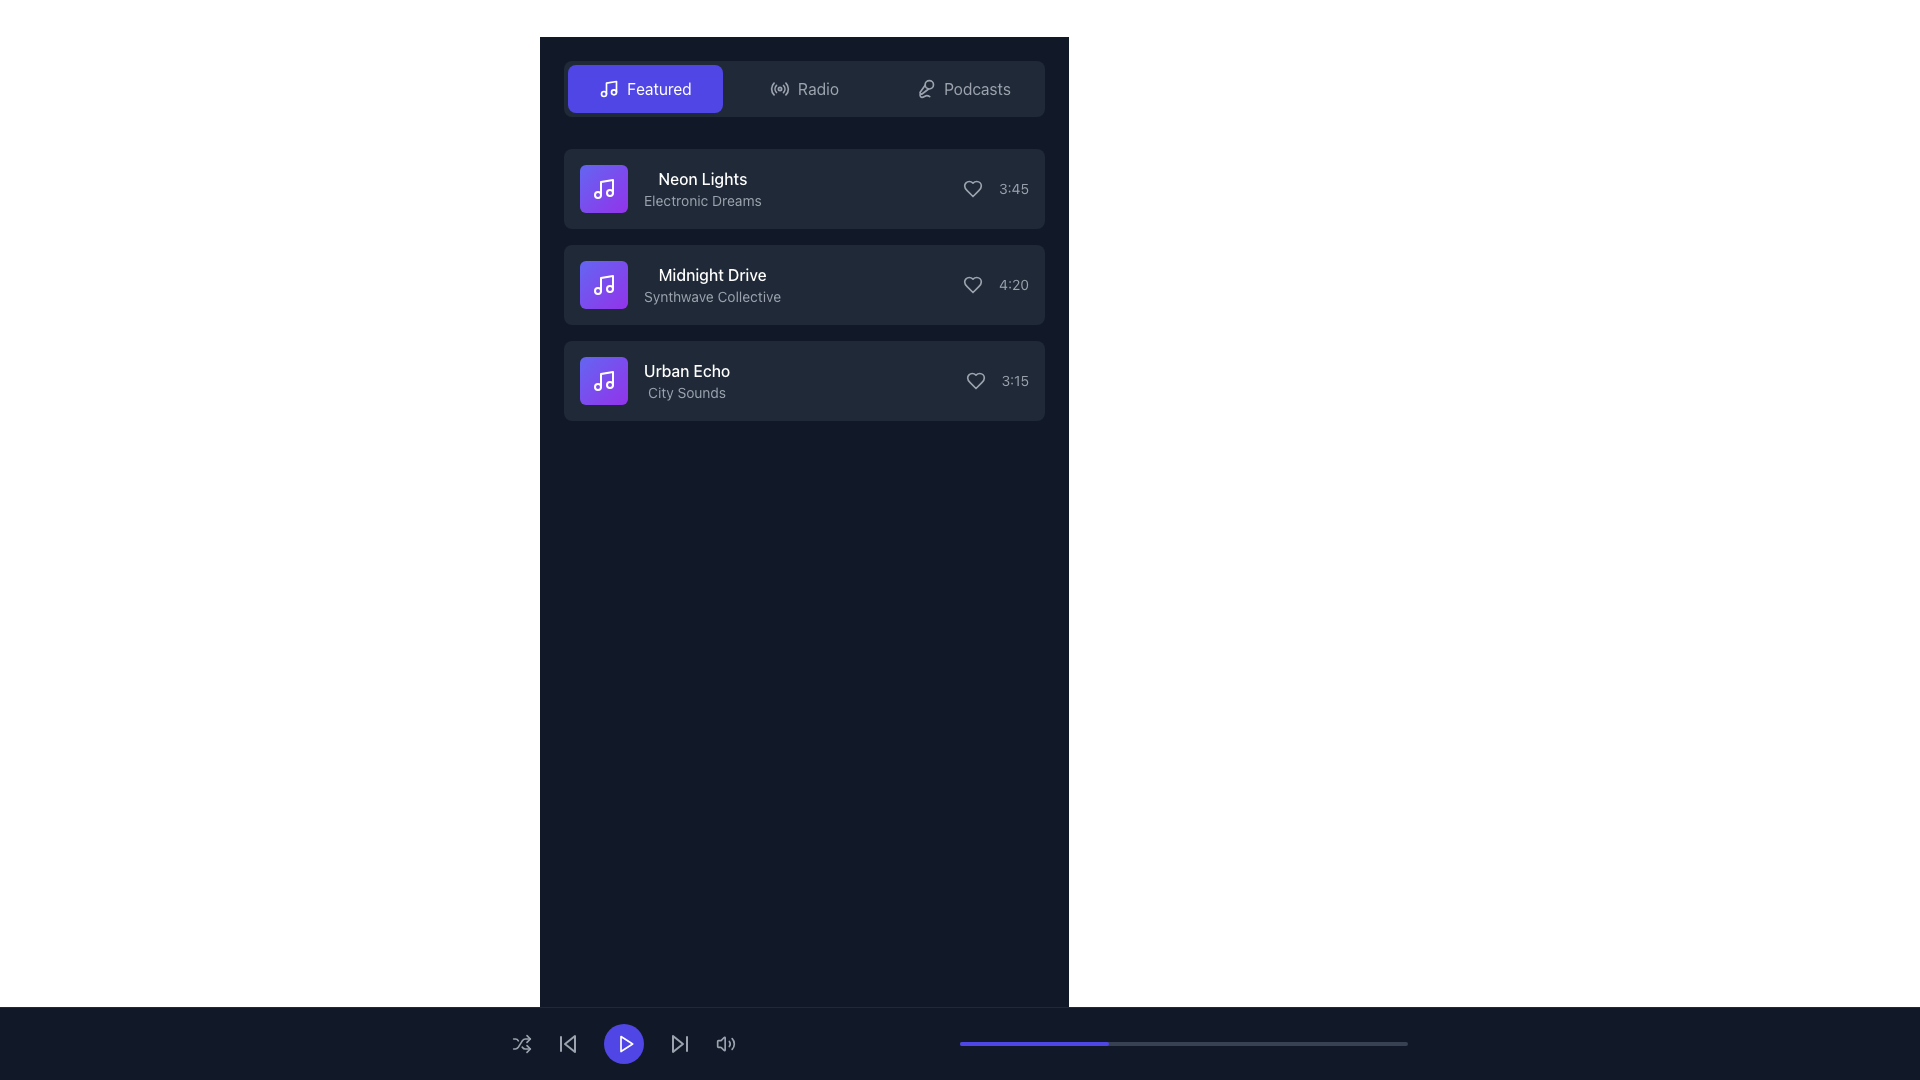  I want to click on the time indicator label displaying '4:20' next to the heart-shaped icon on the 'Midnight Drive' entry in the track list, so click(996, 285).